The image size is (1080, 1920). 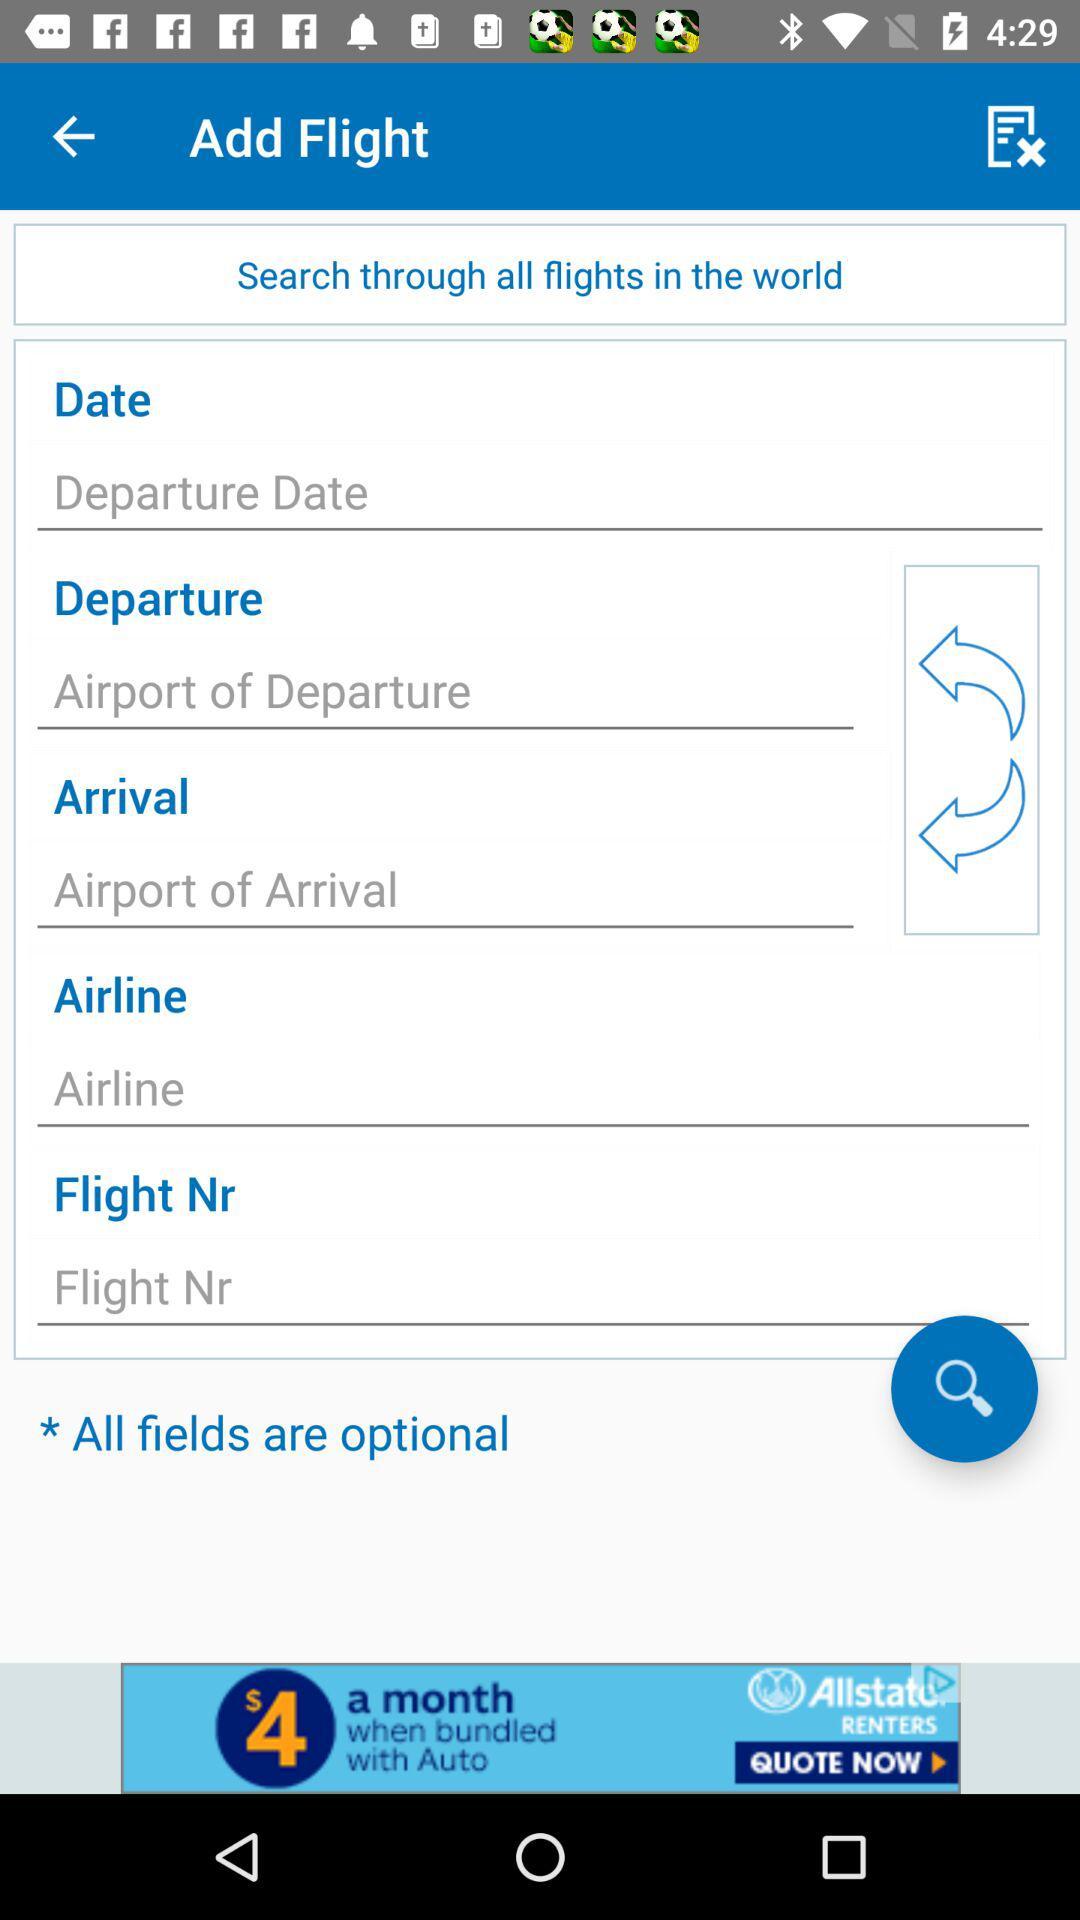 What do you see at coordinates (963, 1387) in the screenshot?
I see `the search icon` at bounding box center [963, 1387].